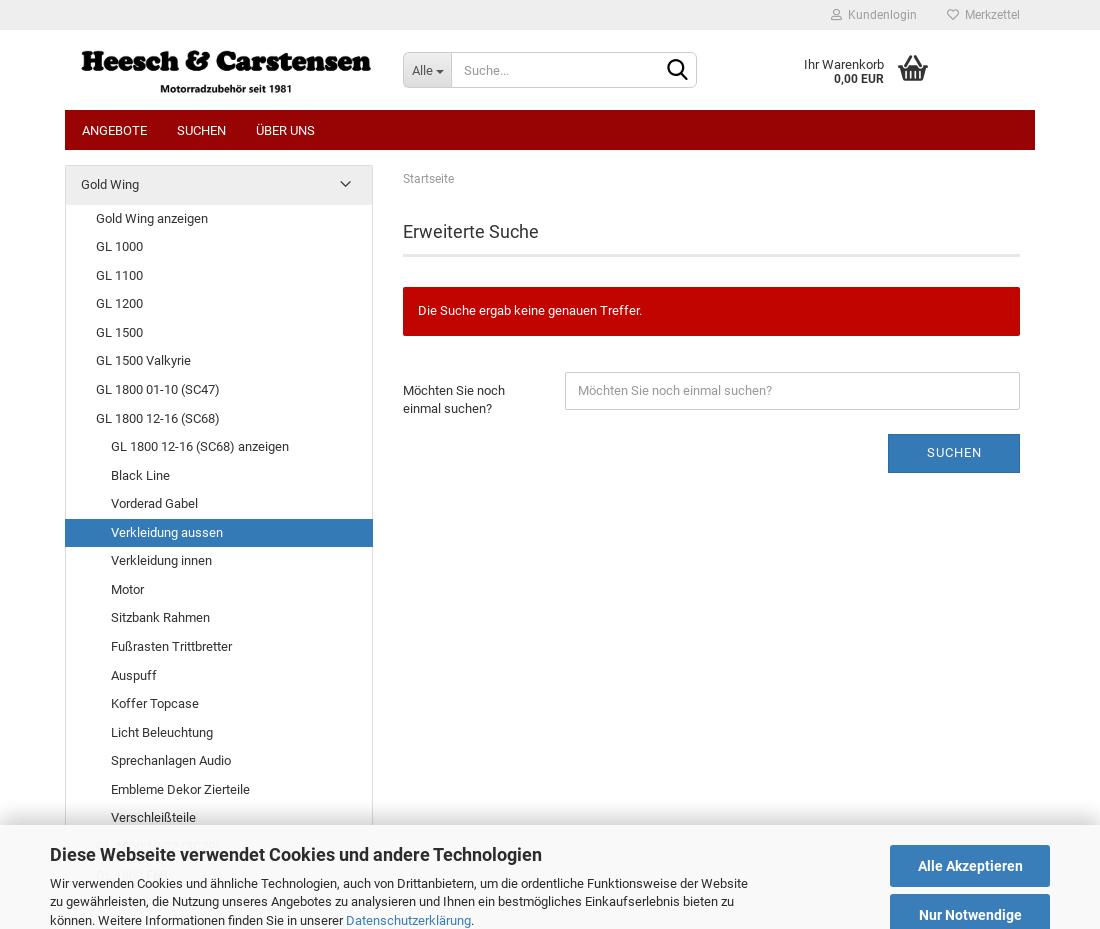  I want to click on 'GL 1800 18-22 (SC79)', so click(96, 845).